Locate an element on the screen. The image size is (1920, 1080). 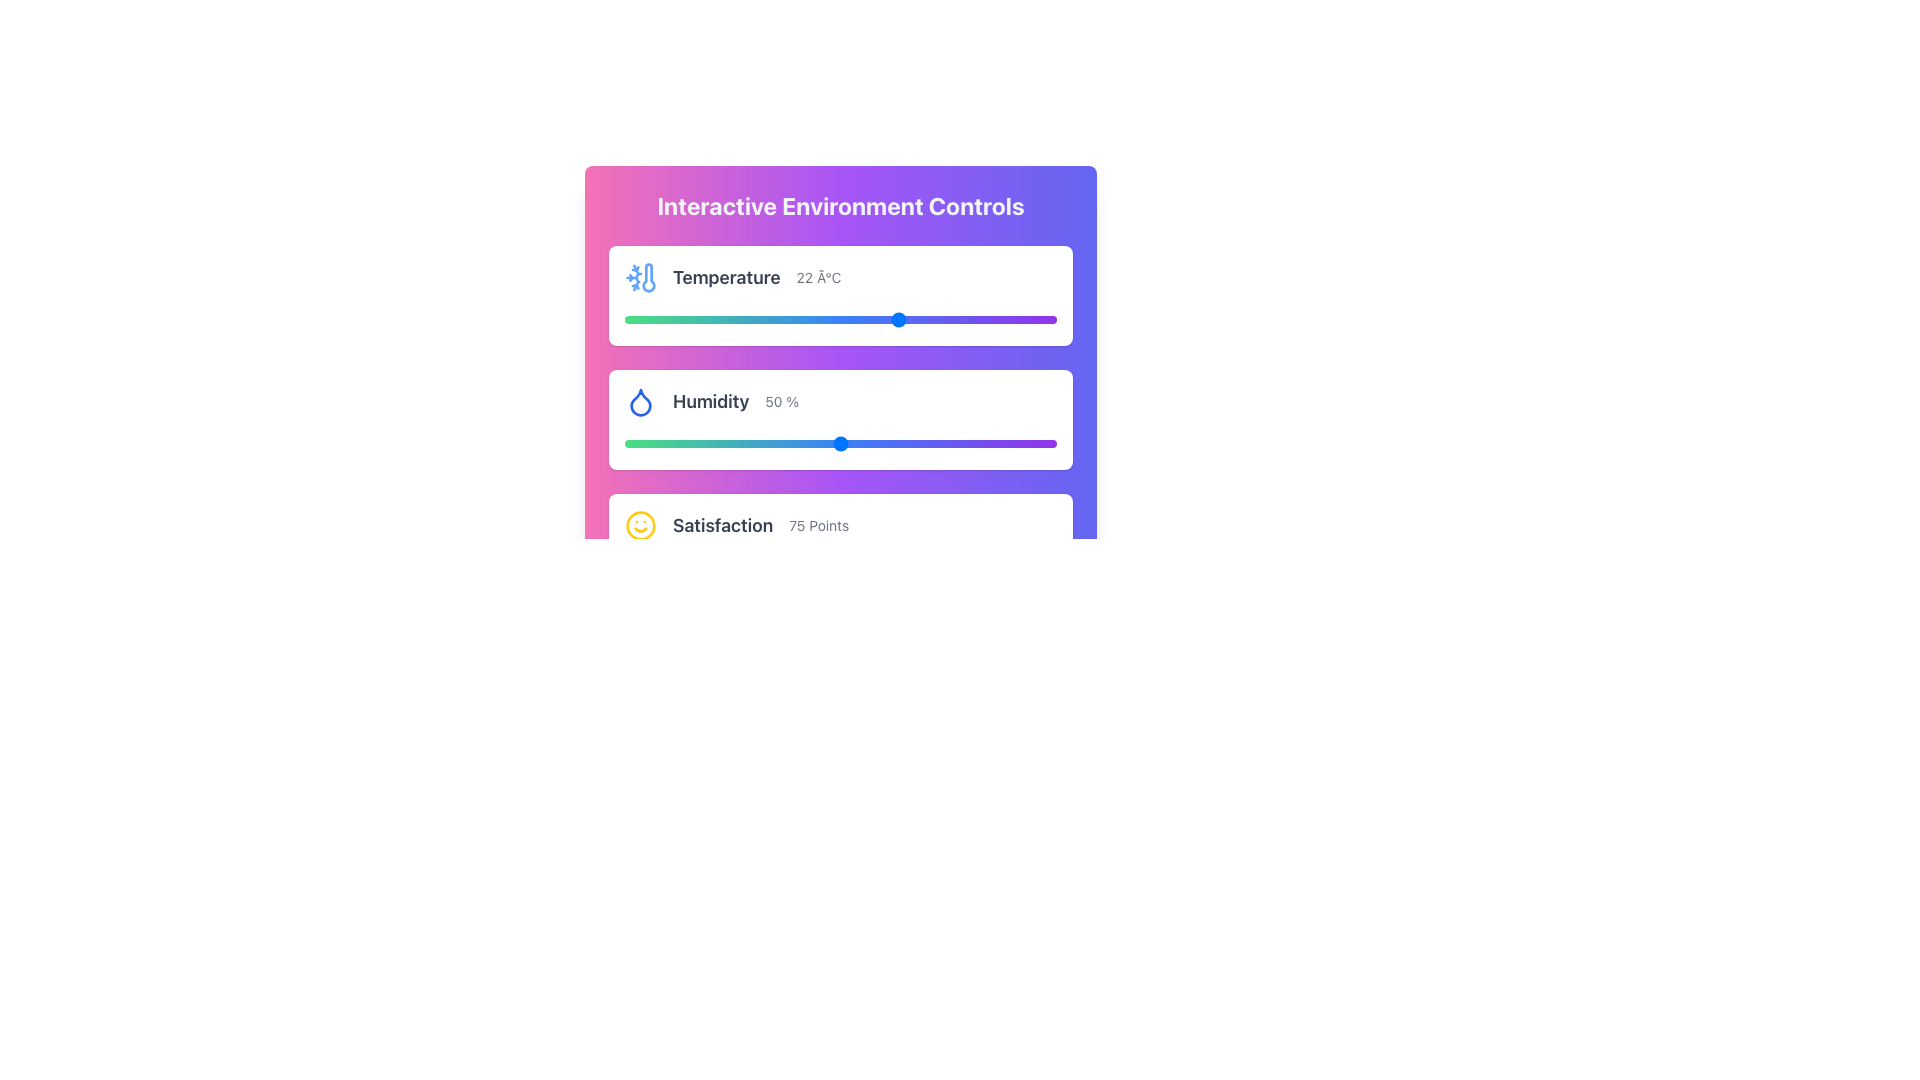
the slider is located at coordinates (727, 319).